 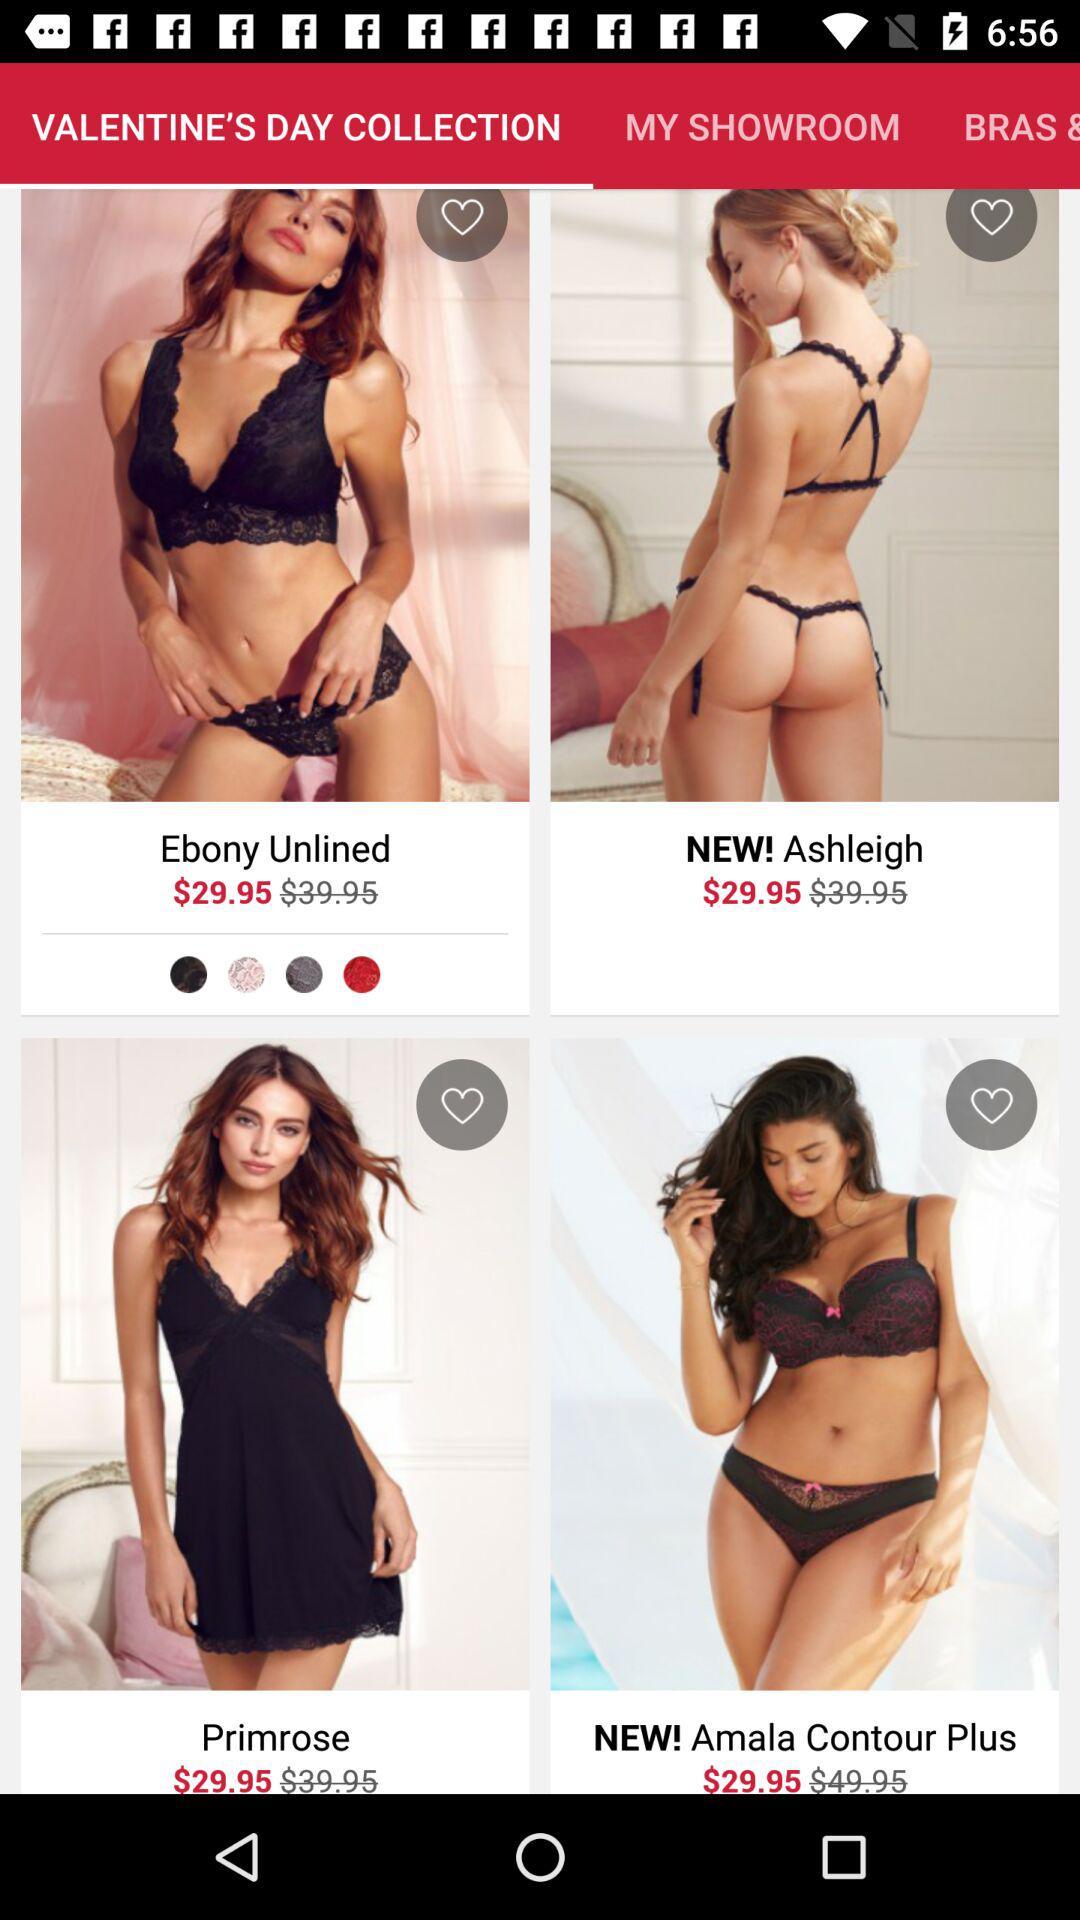 What do you see at coordinates (304, 974) in the screenshot?
I see `item below 29 95 39 item` at bounding box center [304, 974].